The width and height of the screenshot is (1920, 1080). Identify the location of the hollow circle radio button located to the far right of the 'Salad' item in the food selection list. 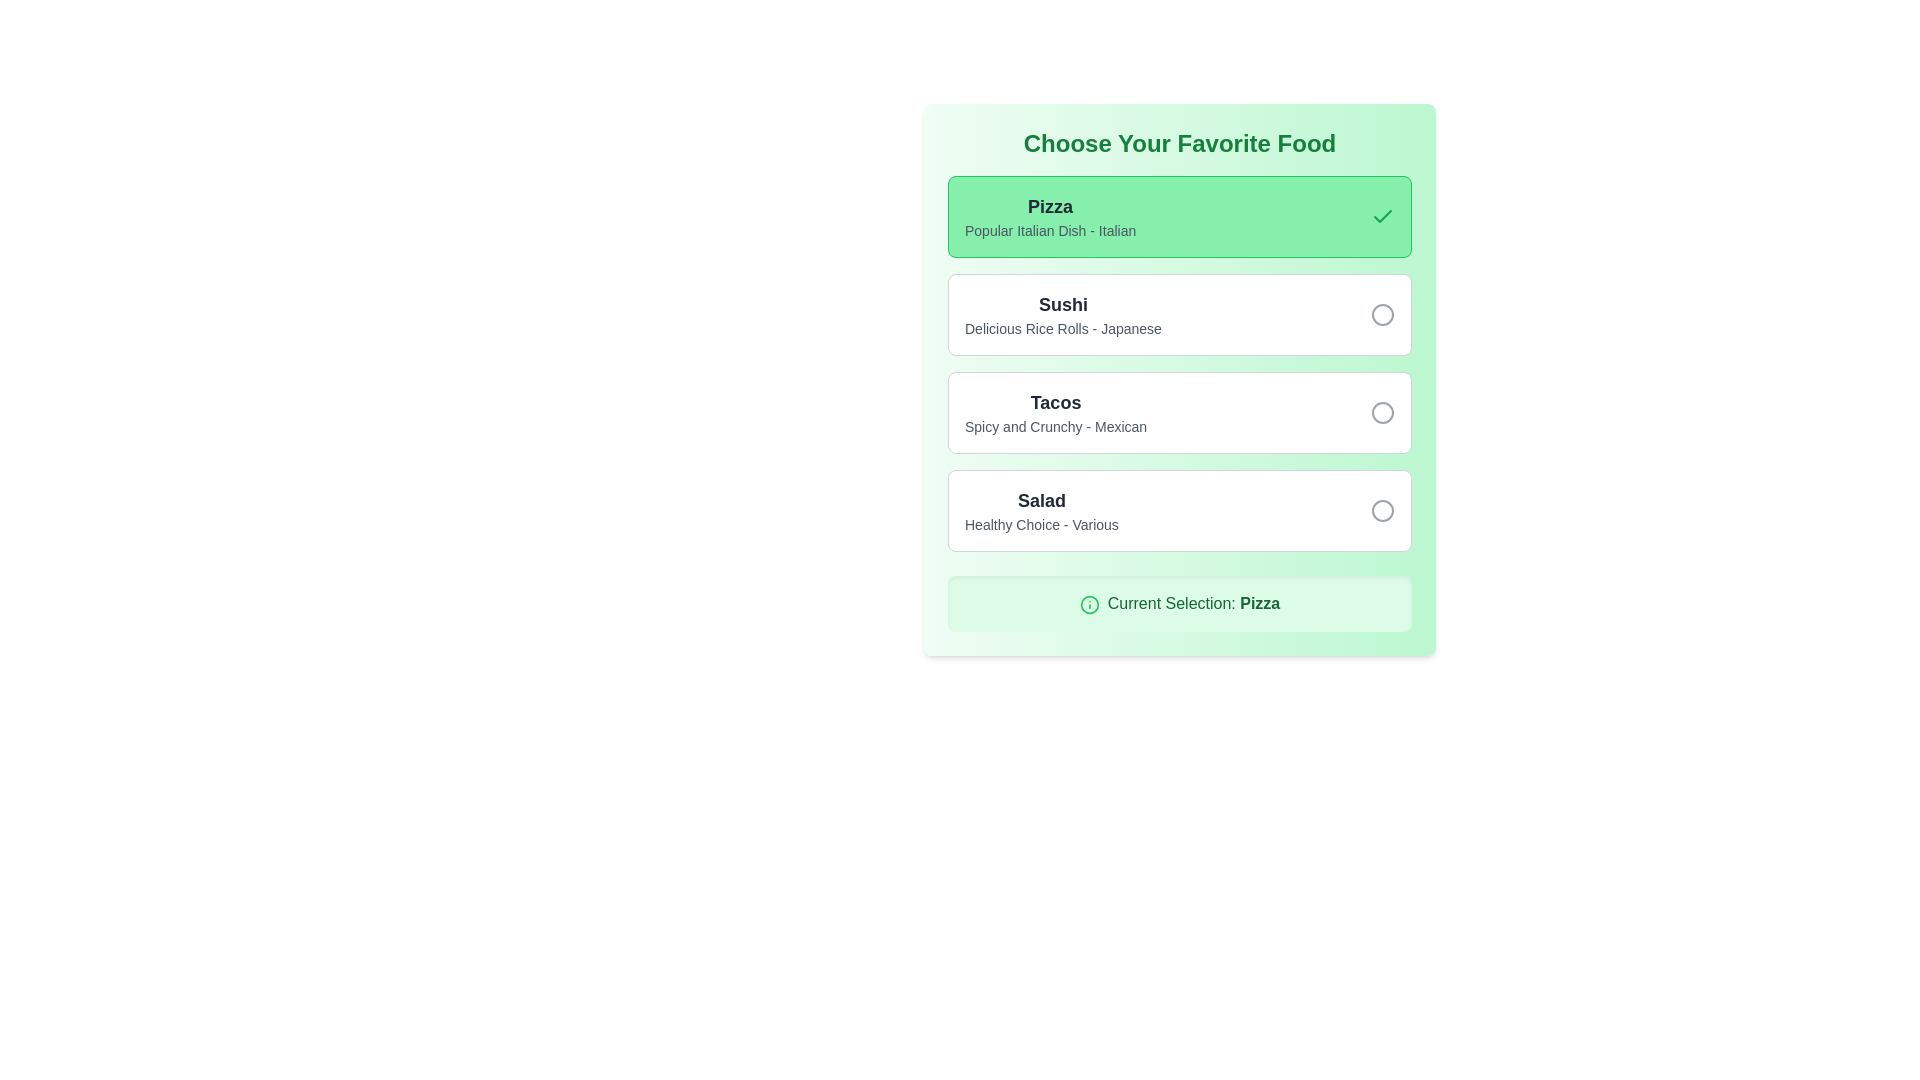
(1381, 509).